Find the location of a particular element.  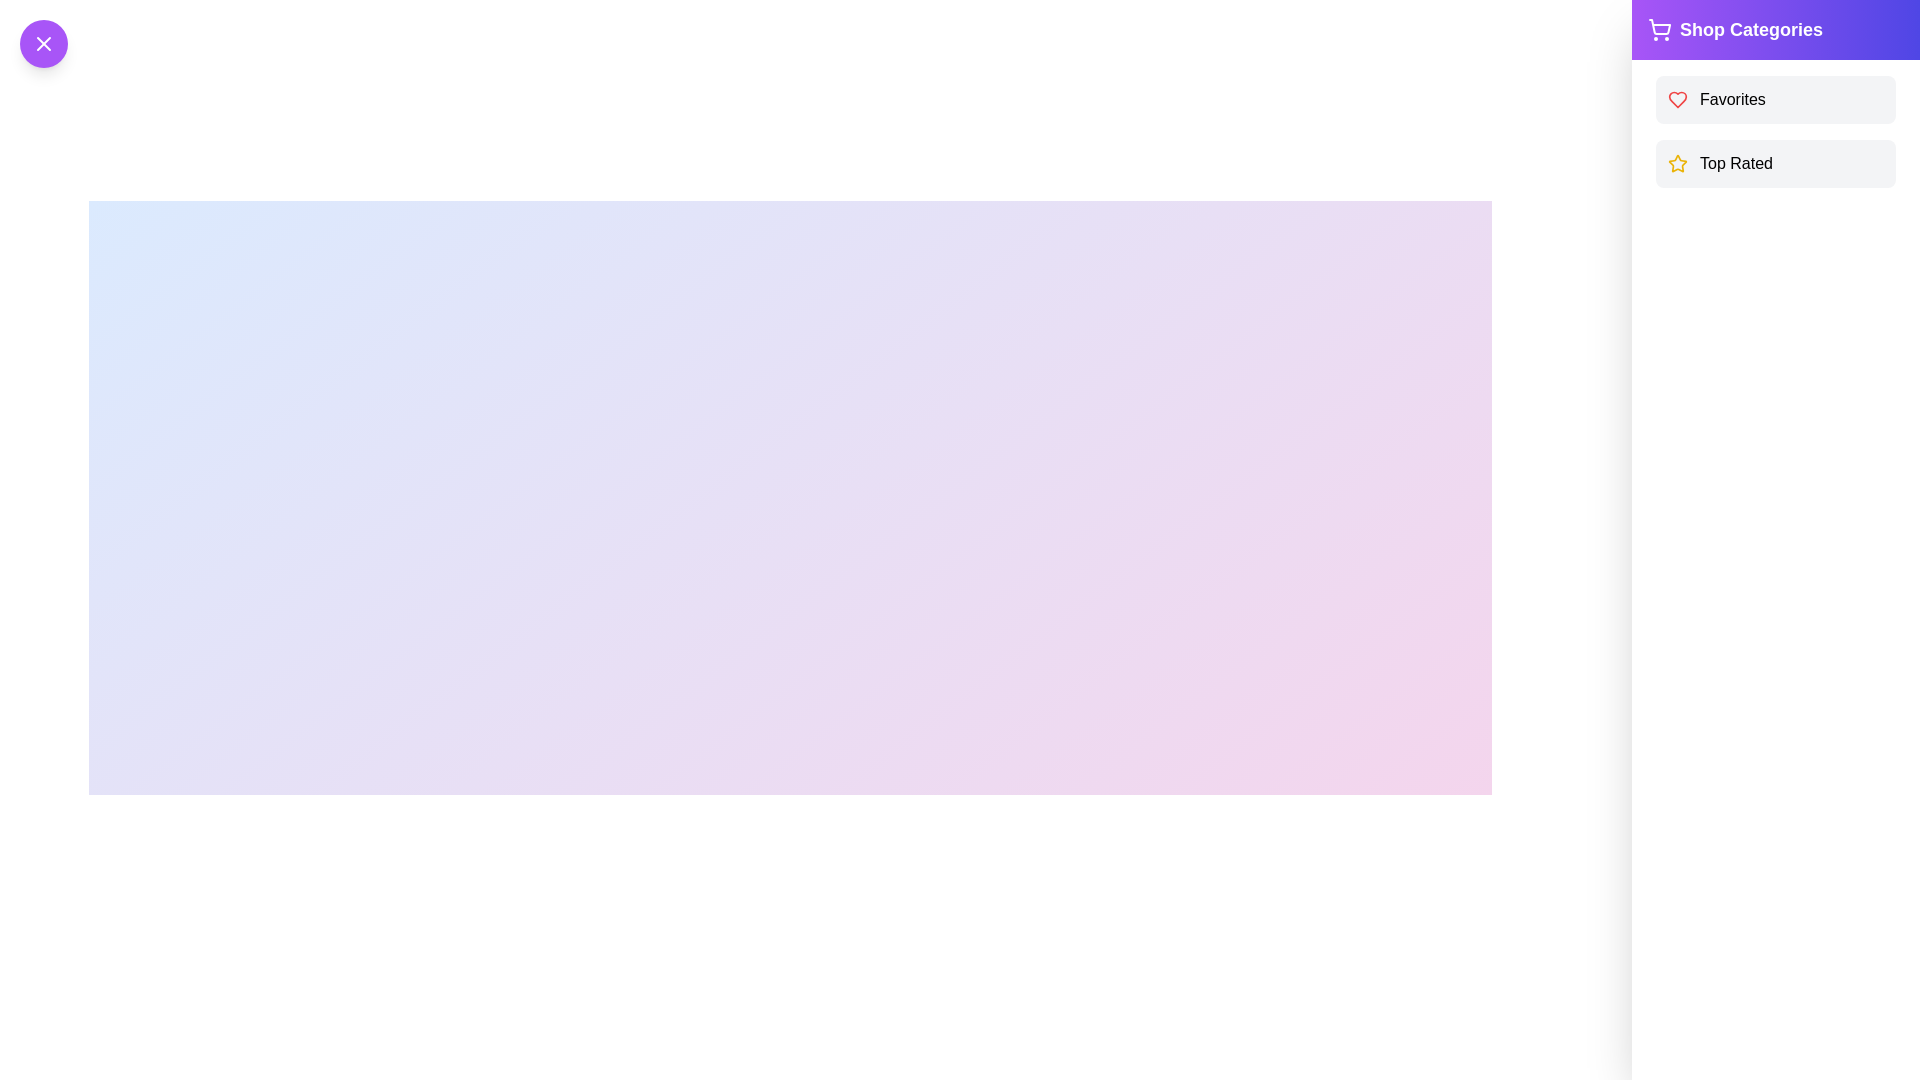

the 'Favorites' category in the list is located at coordinates (1776, 100).